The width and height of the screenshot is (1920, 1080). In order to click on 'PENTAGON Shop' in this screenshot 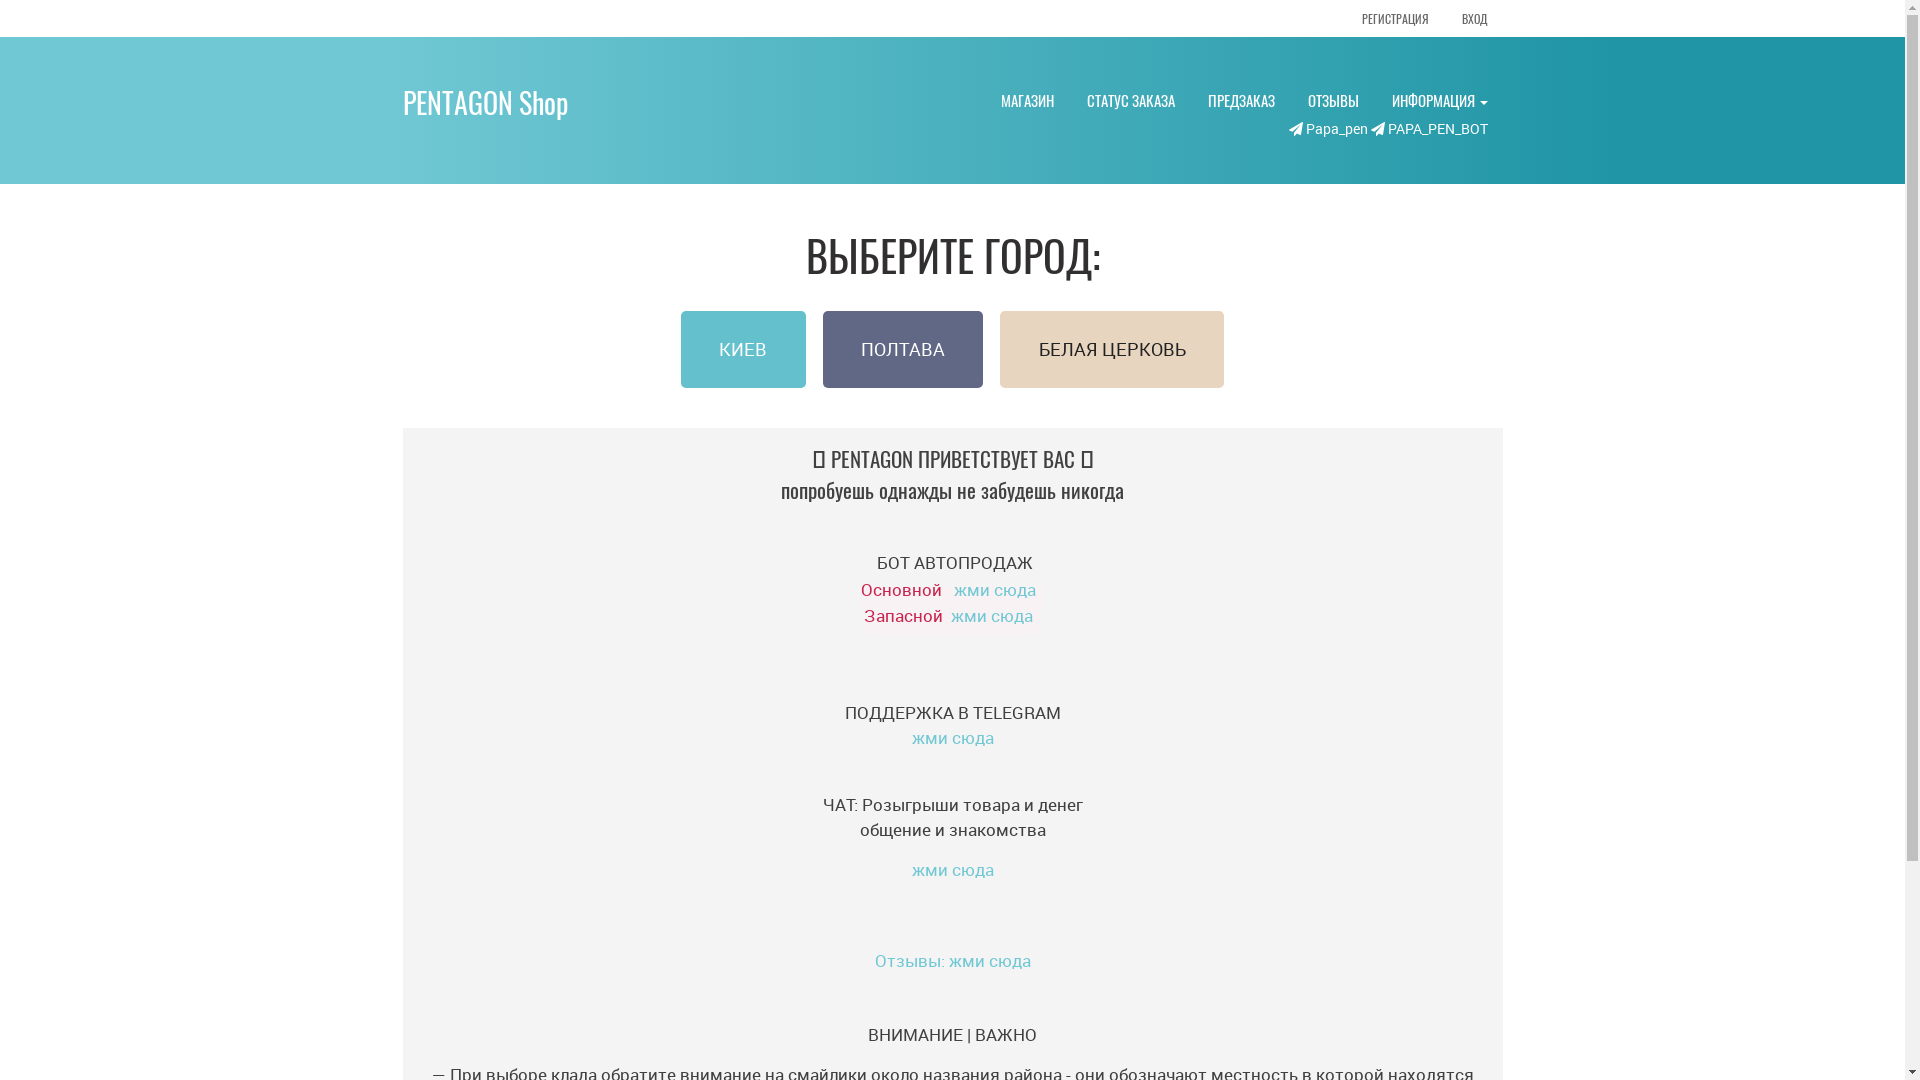, I will do `click(484, 102)`.